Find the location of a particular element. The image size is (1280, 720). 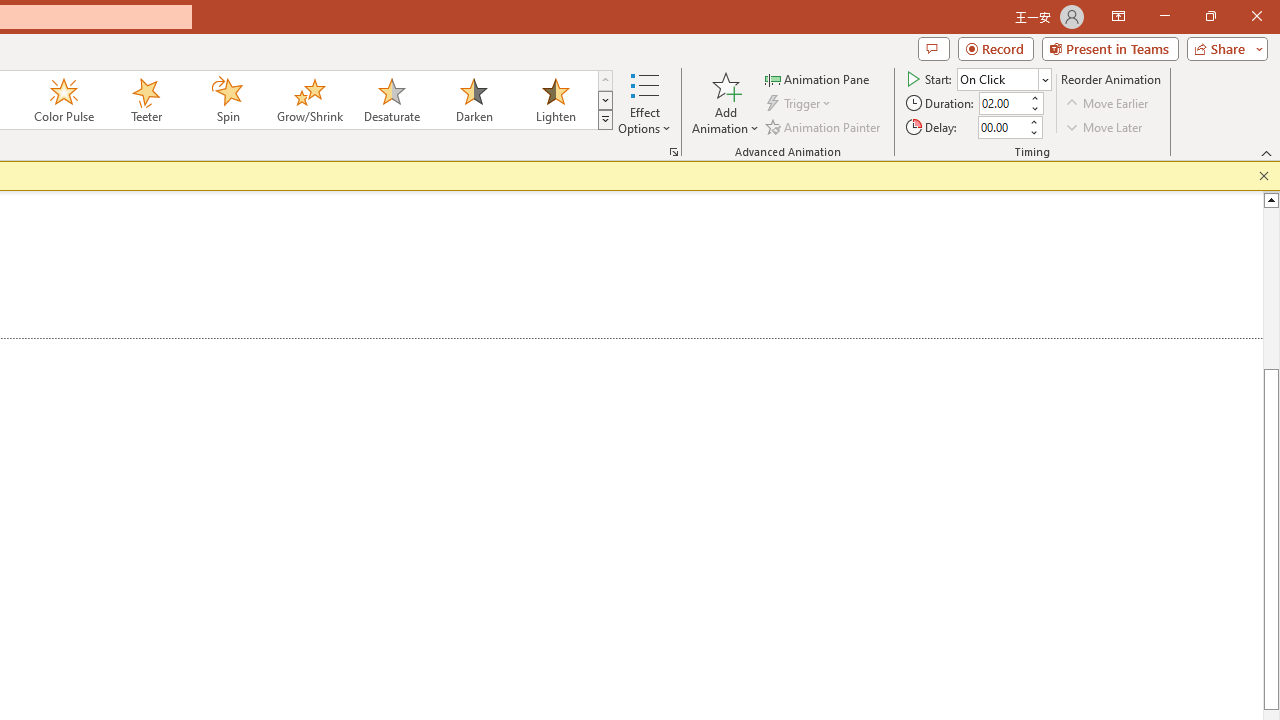

'Less' is located at coordinates (1033, 132).